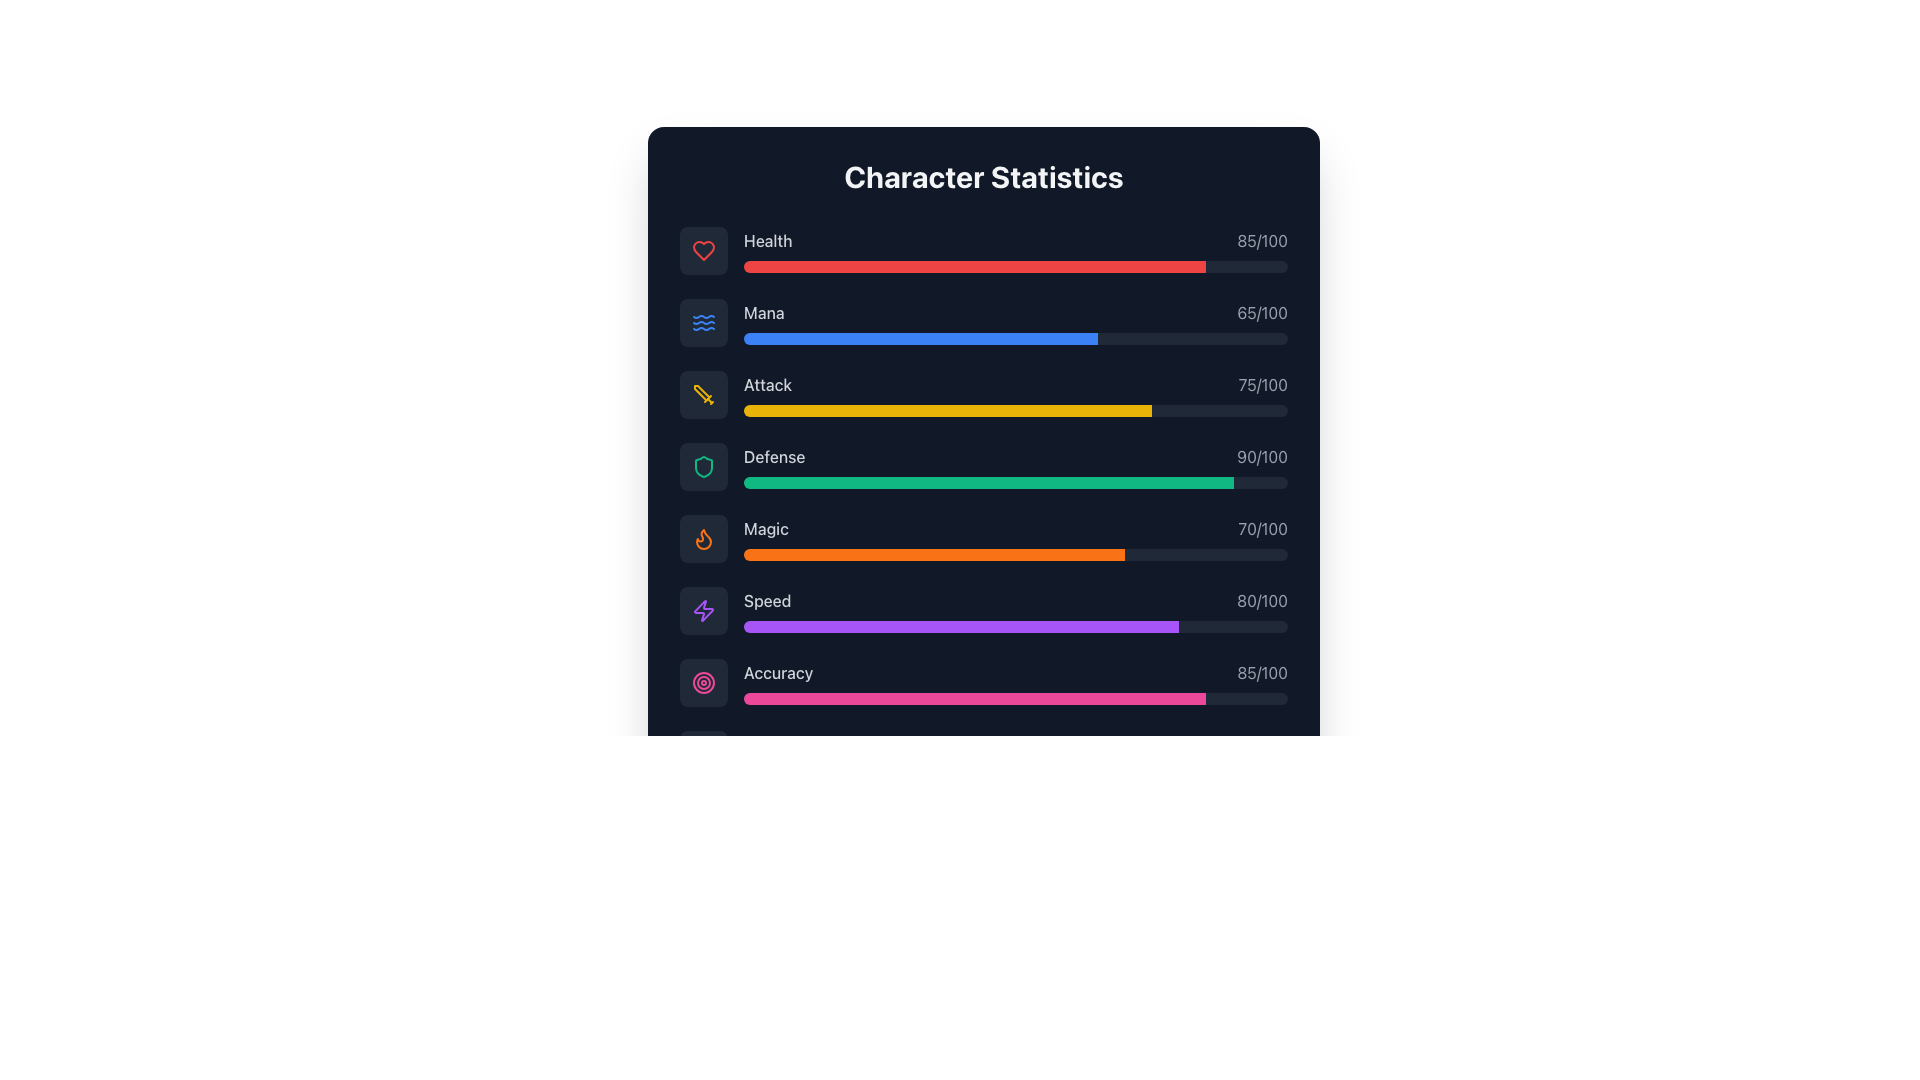 The image size is (1920, 1080). What do you see at coordinates (1016, 265) in the screenshot?
I see `the horizontal progress bar indicating health, which is styled with a dark gray background and a red filled portion showing 85% progress` at bounding box center [1016, 265].